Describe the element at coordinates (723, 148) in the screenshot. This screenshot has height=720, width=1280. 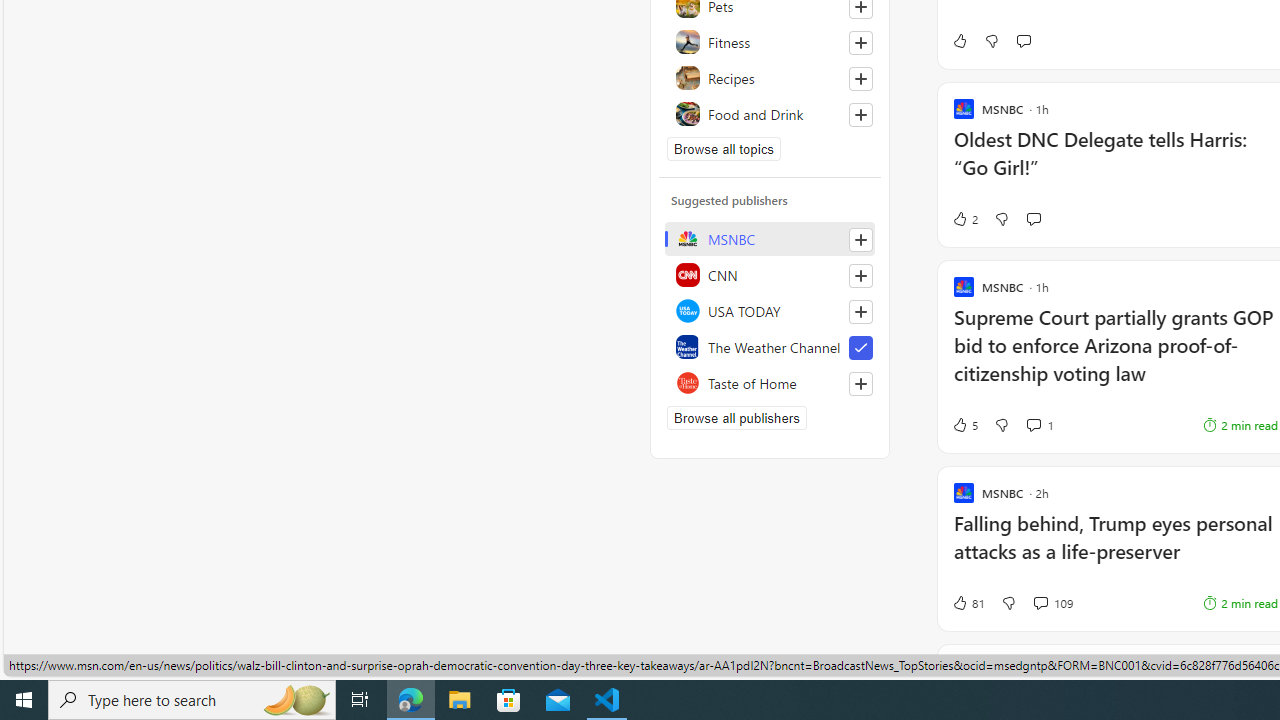
I see `'Browse all topics'` at that location.